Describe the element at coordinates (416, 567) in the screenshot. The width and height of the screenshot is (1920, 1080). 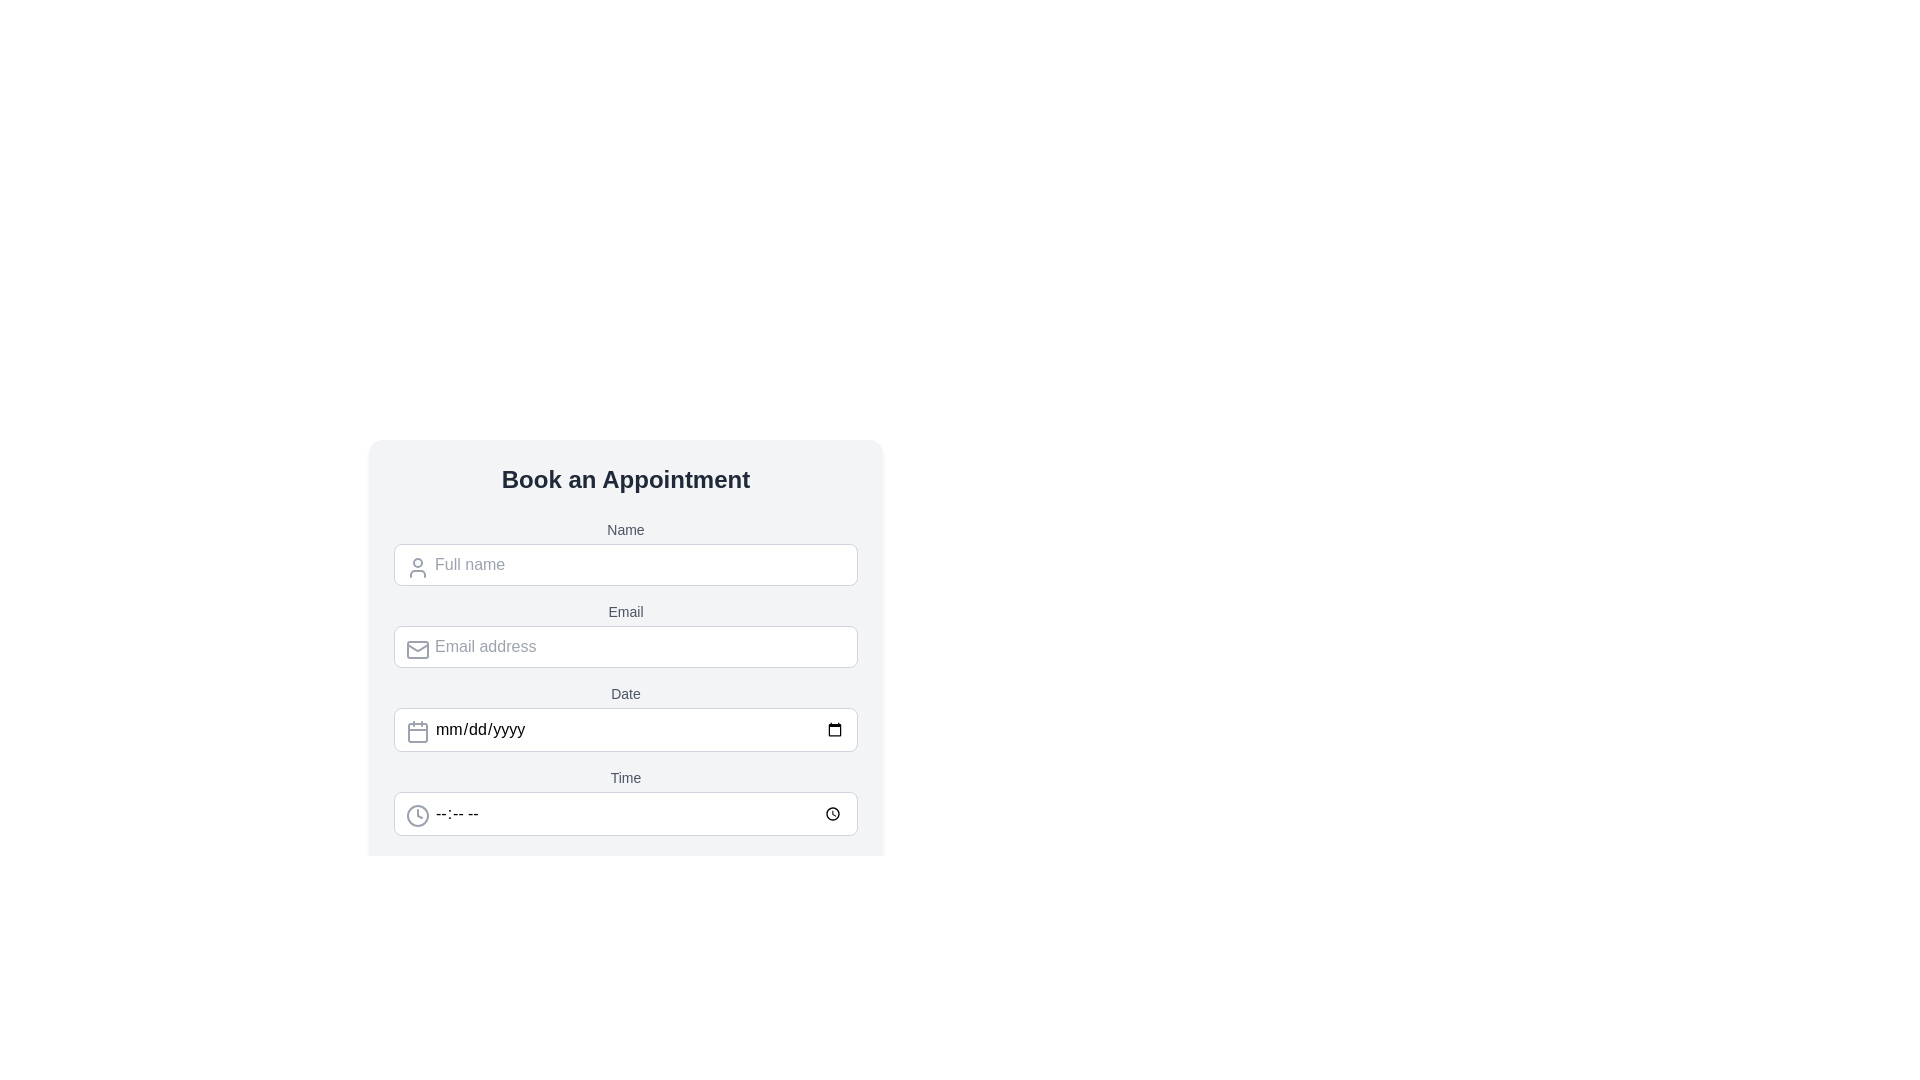
I see `the profile icon located on the left side of the 'Full name' input field, which symbolizes the purpose of the input field` at that location.